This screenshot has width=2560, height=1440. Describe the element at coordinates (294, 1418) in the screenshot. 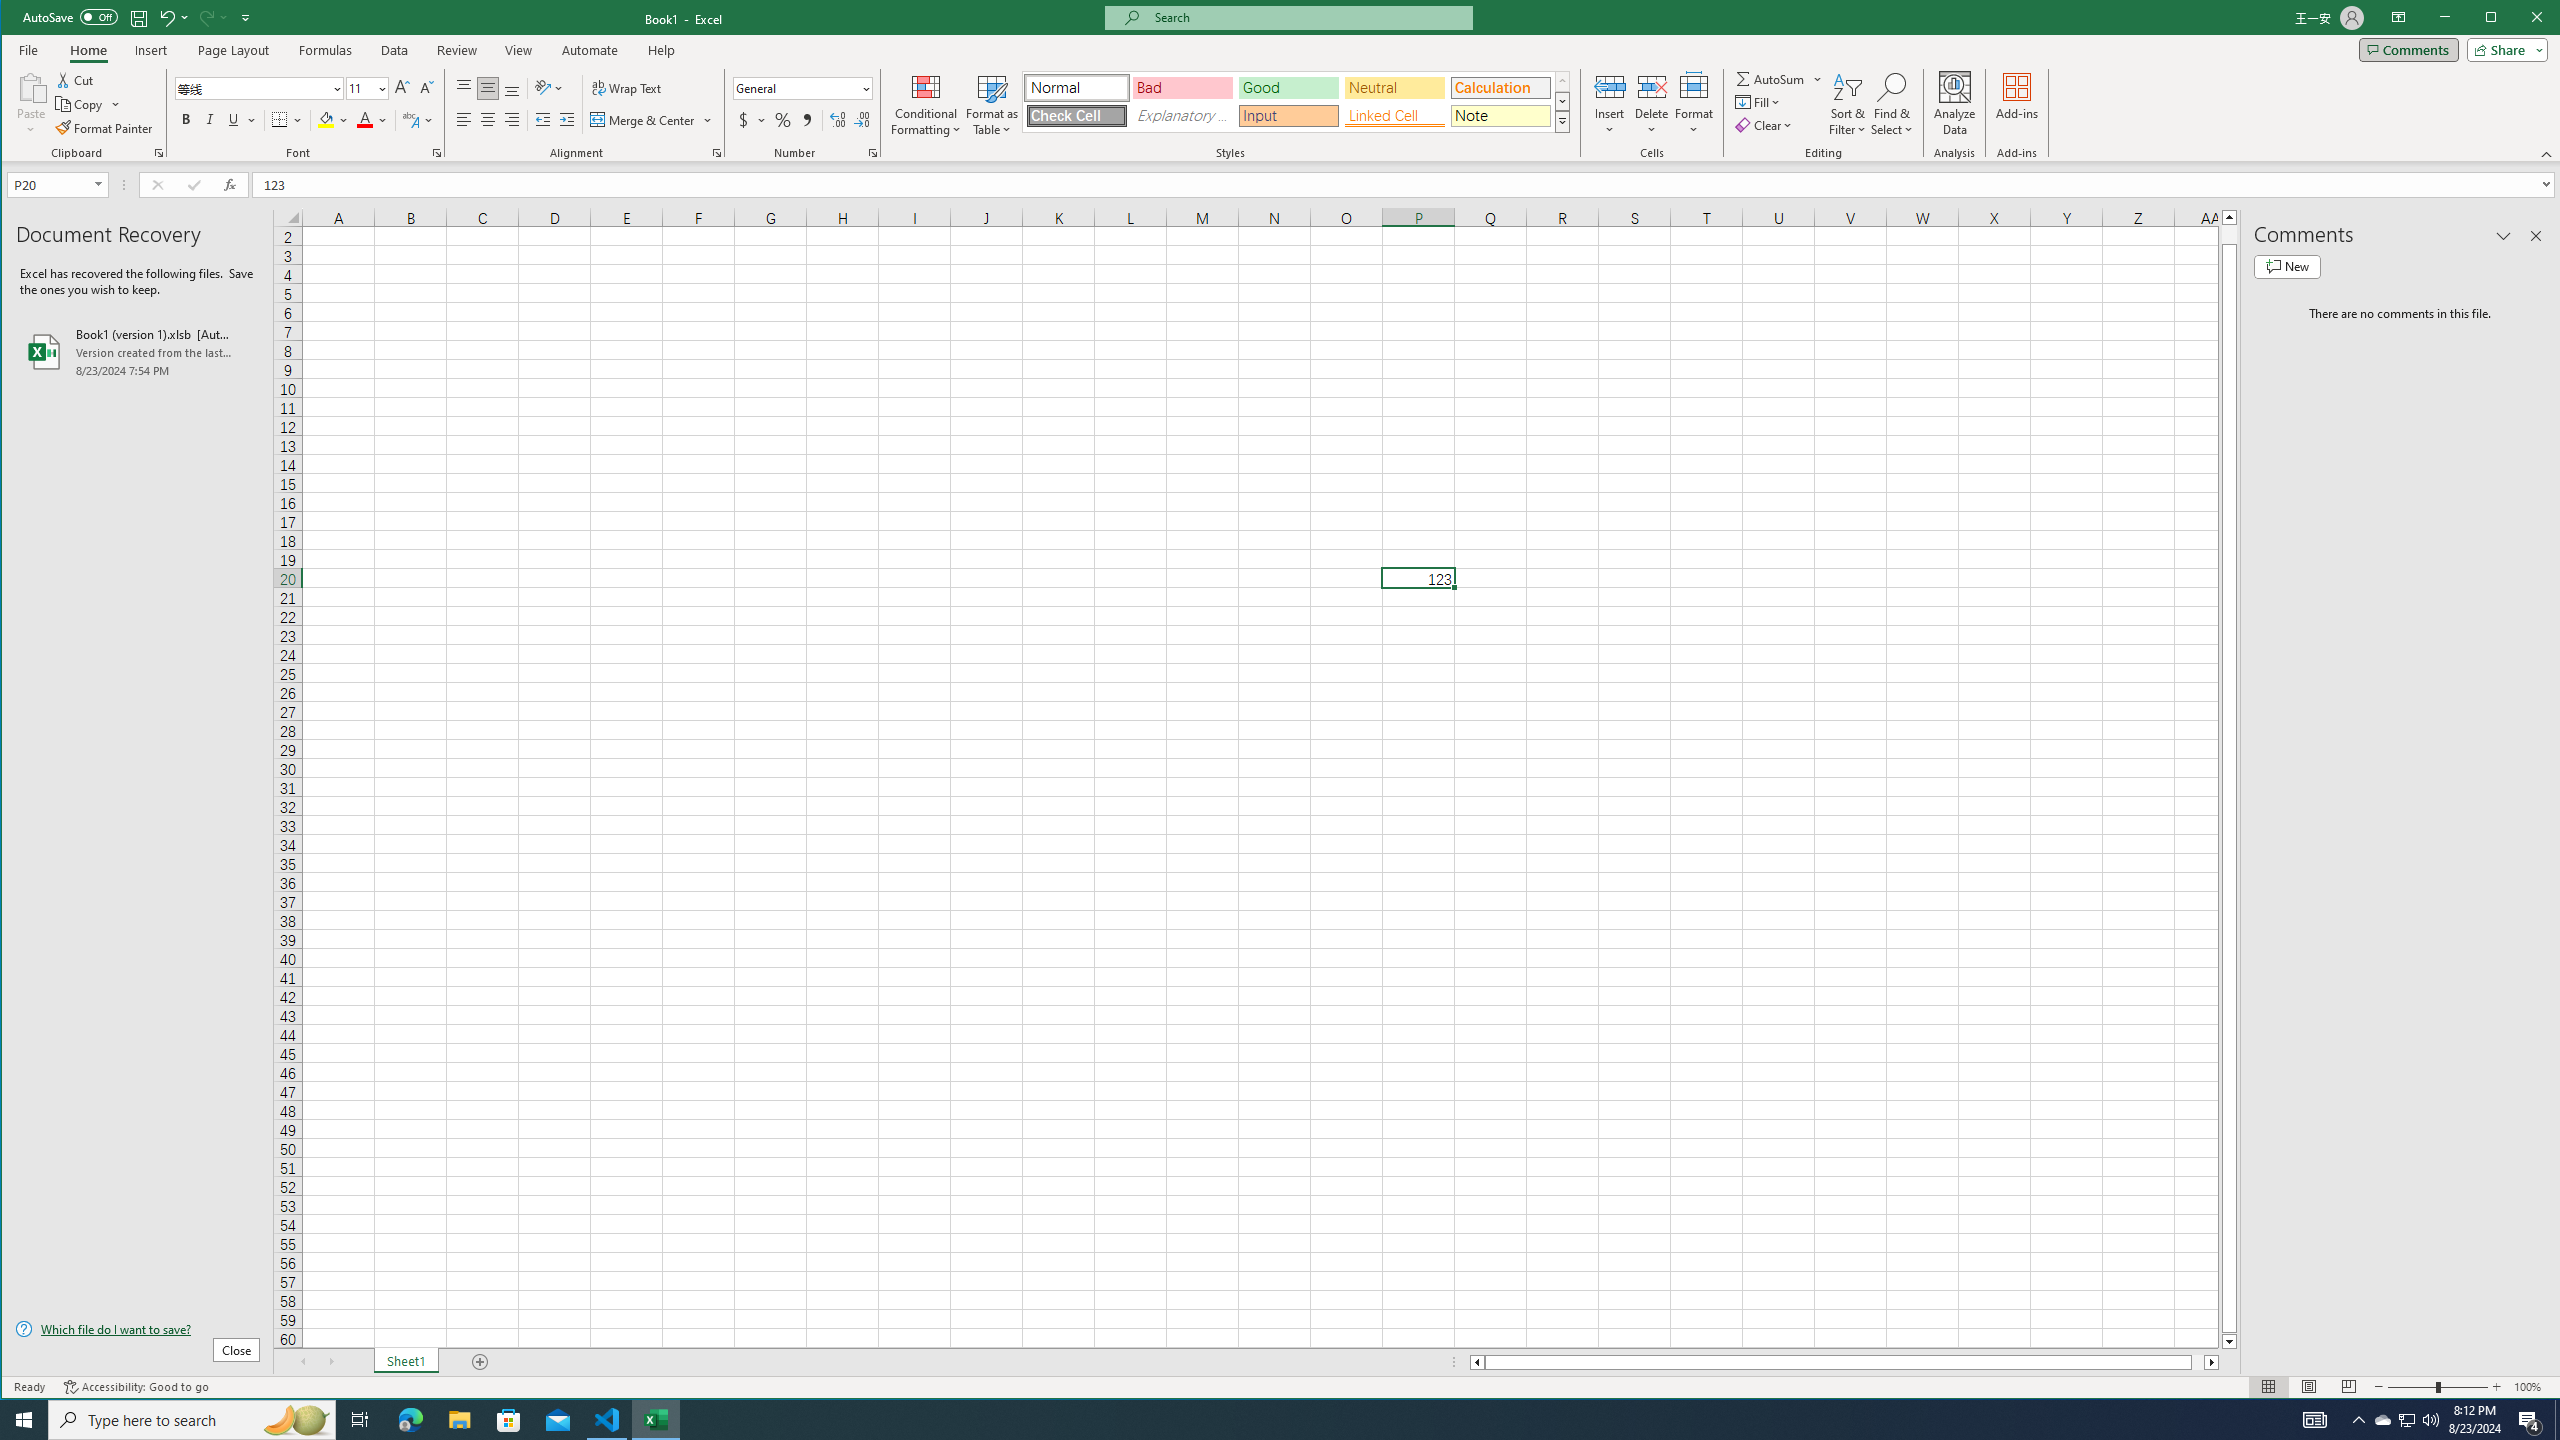

I see `'Search highlights icon opens search home window'` at that location.